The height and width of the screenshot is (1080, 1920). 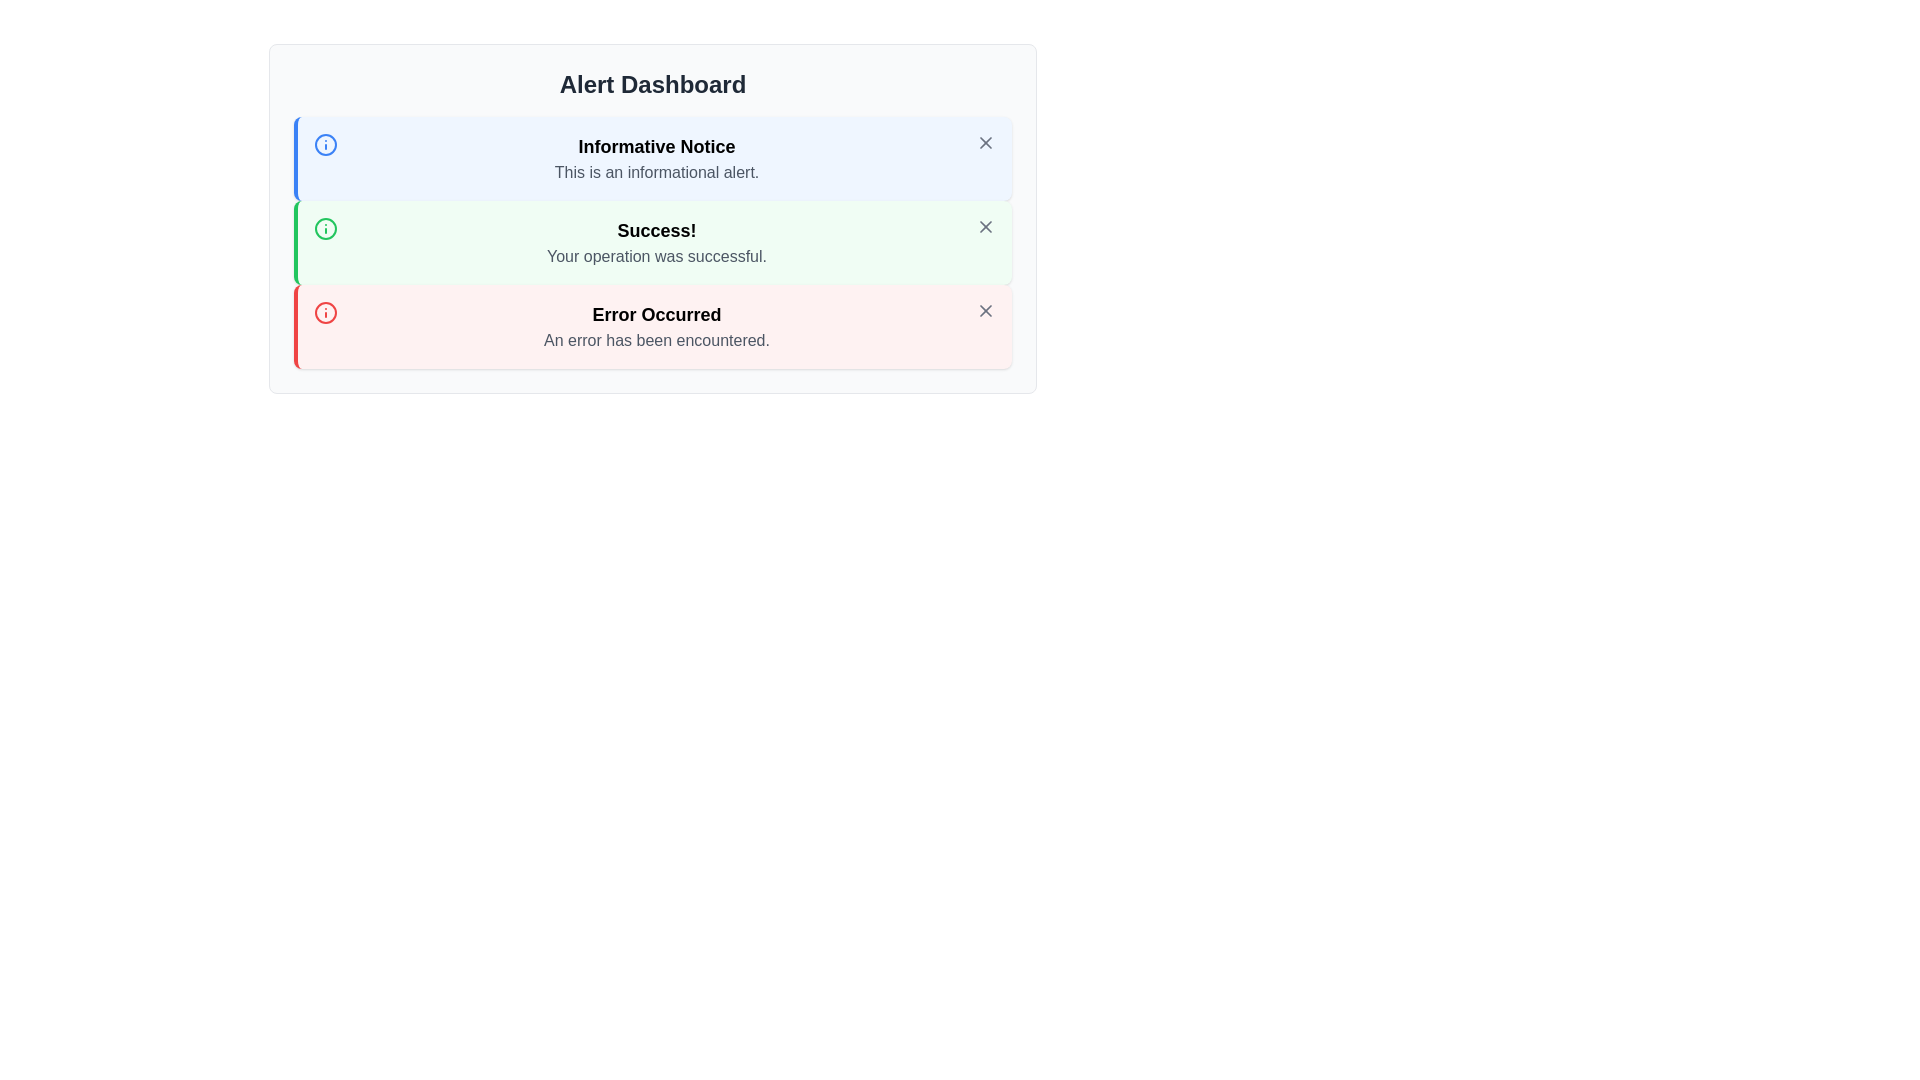 What do you see at coordinates (652, 326) in the screenshot?
I see `the close button (an 'X') on the Alert card with a light red background and red border, which is the third card in a vertical list of alert messages` at bounding box center [652, 326].